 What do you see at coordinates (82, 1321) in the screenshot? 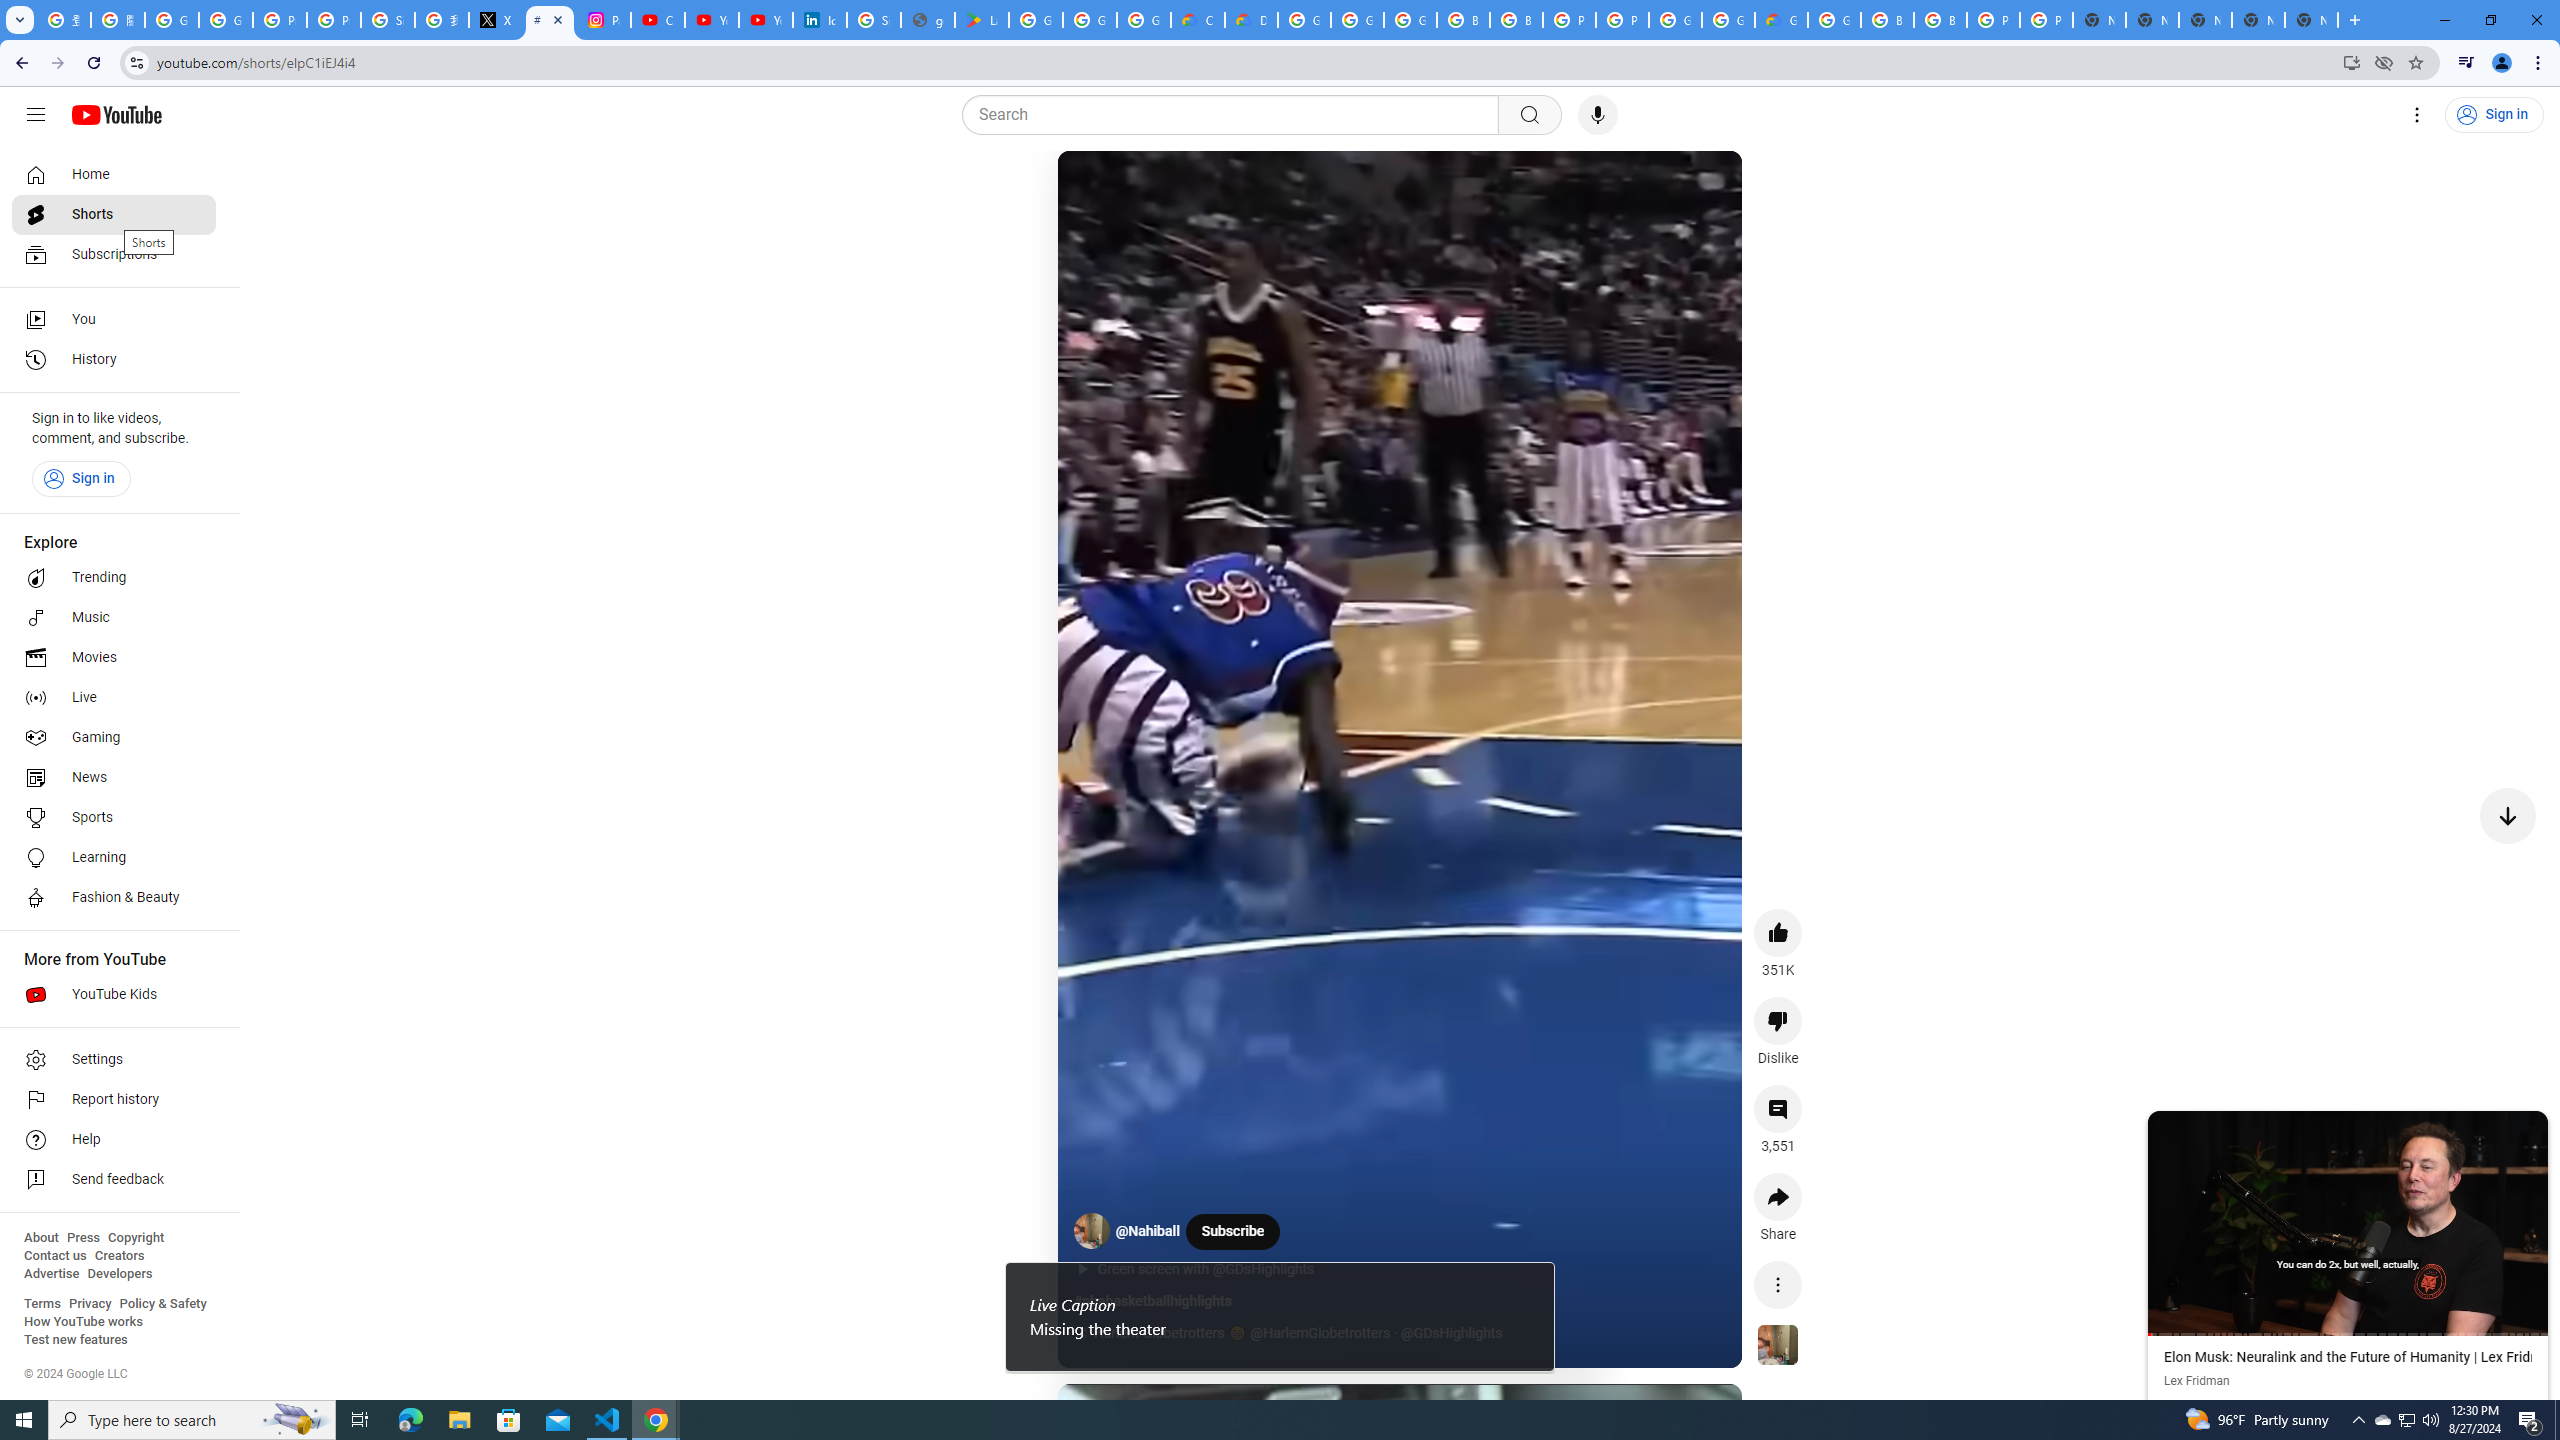
I see `'How YouTube works'` at bounding box center [82, 1321].